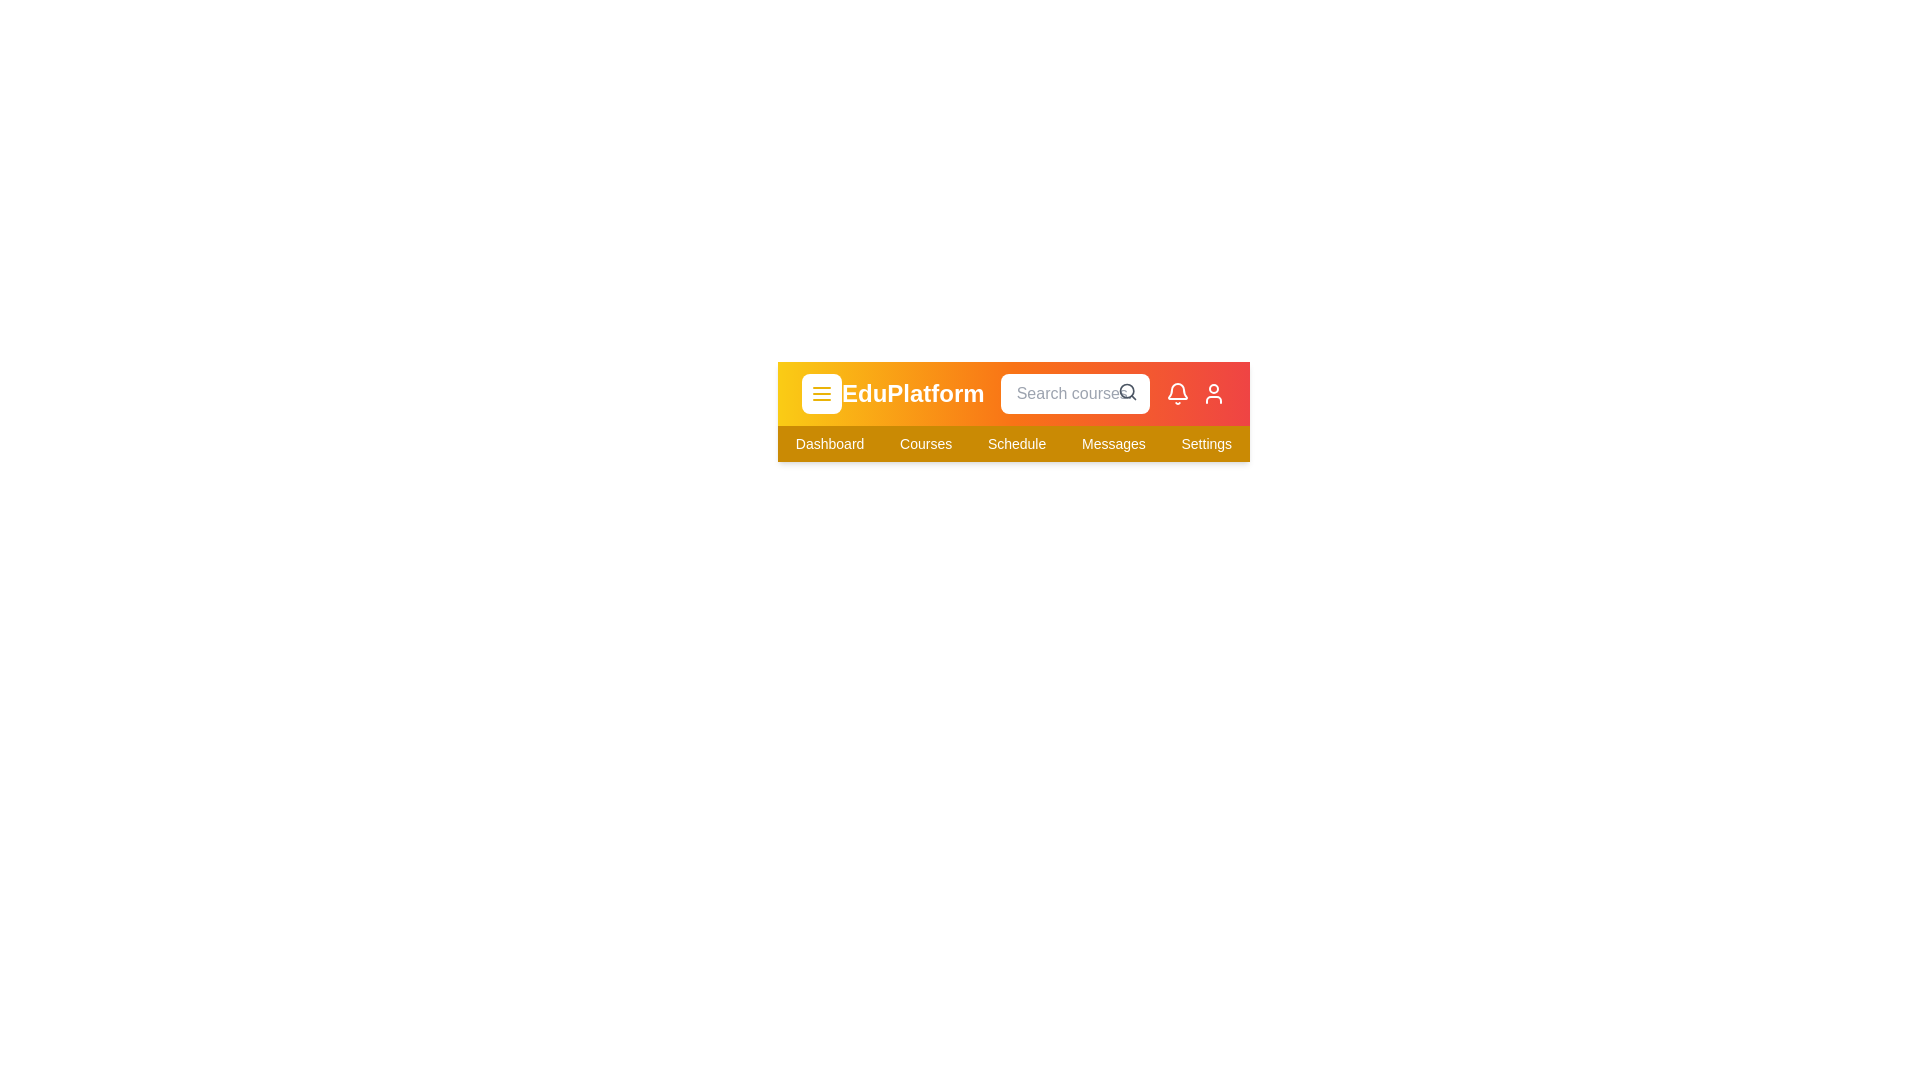 The width and height of the screenshot is (1920, 1080). What do you see at coordinates (1128, 392) in the screenshot?
I see `the search icon to initiate a search` at bounding box center [1128, 392].